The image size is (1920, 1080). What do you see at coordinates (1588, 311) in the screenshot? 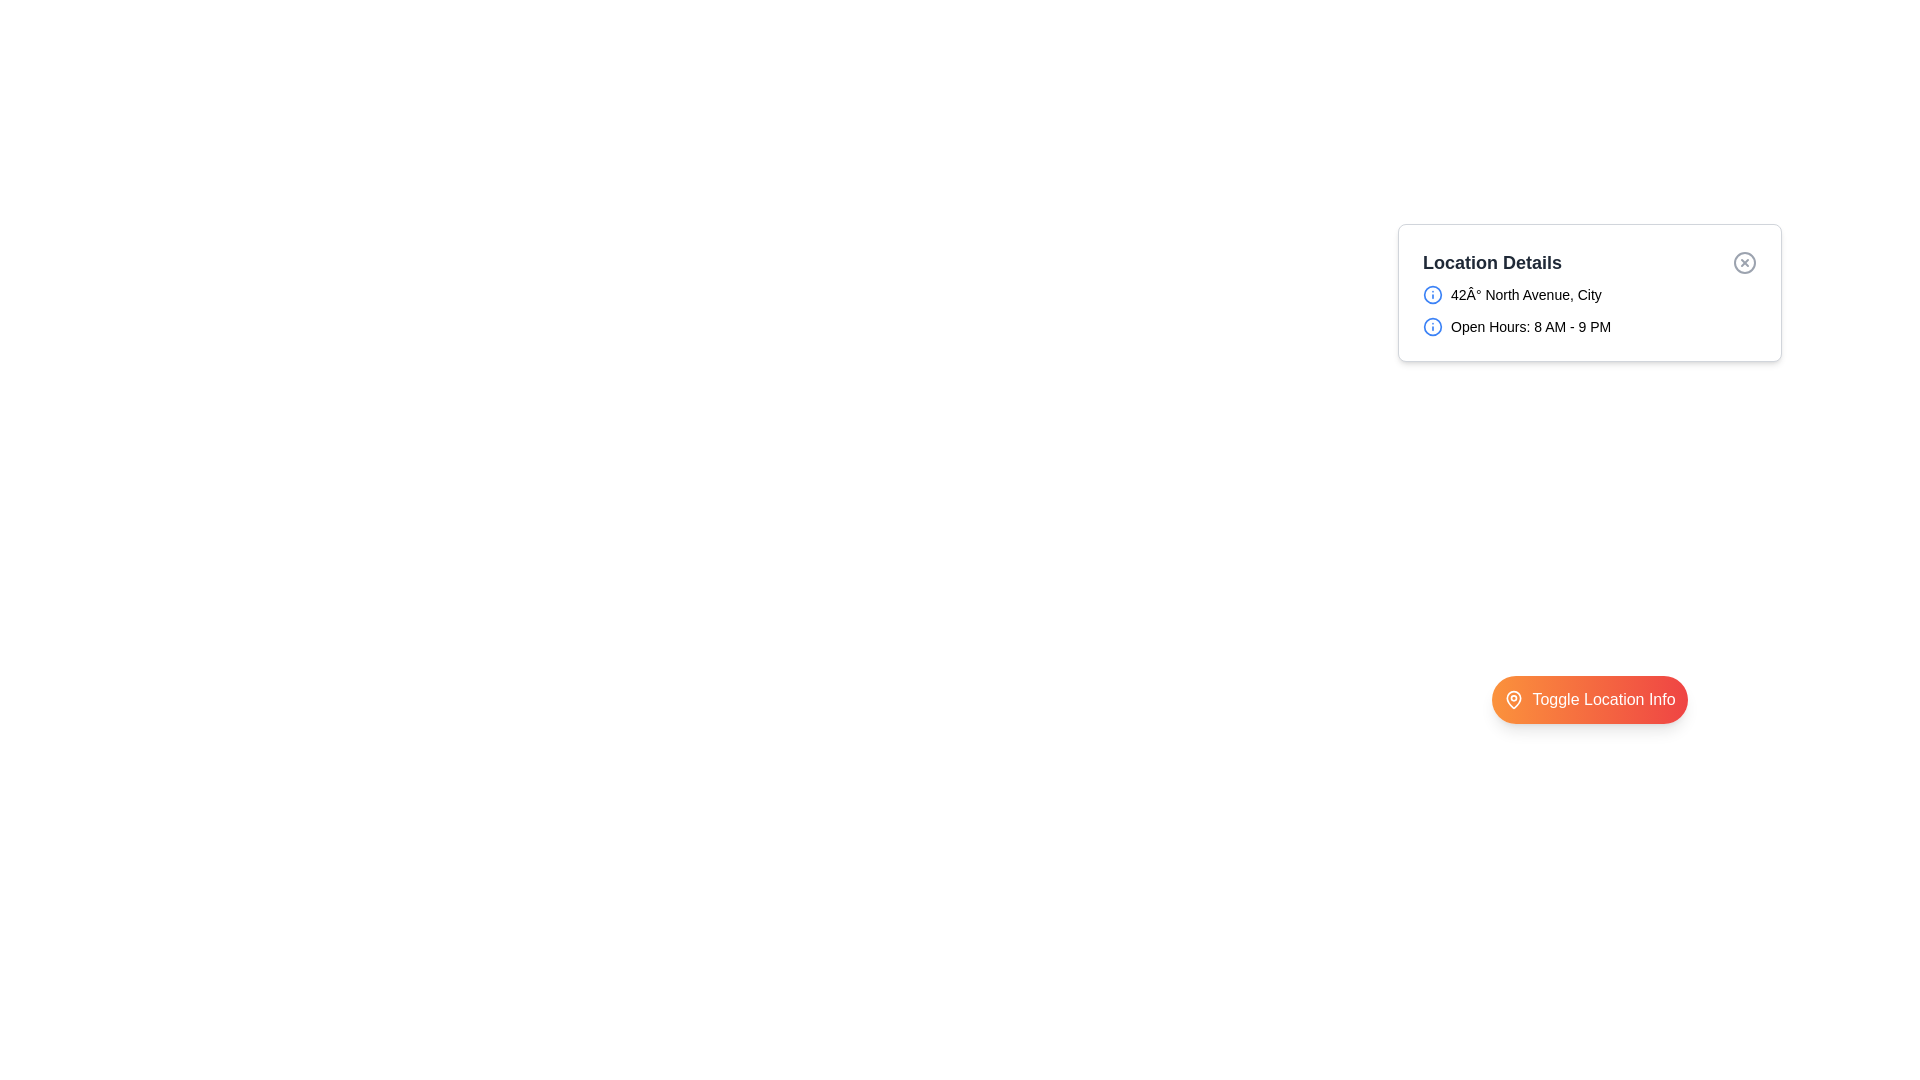
I see `the address text within the Grid layout of the 'Location Details' modal` at bounding box center [1588, 311].